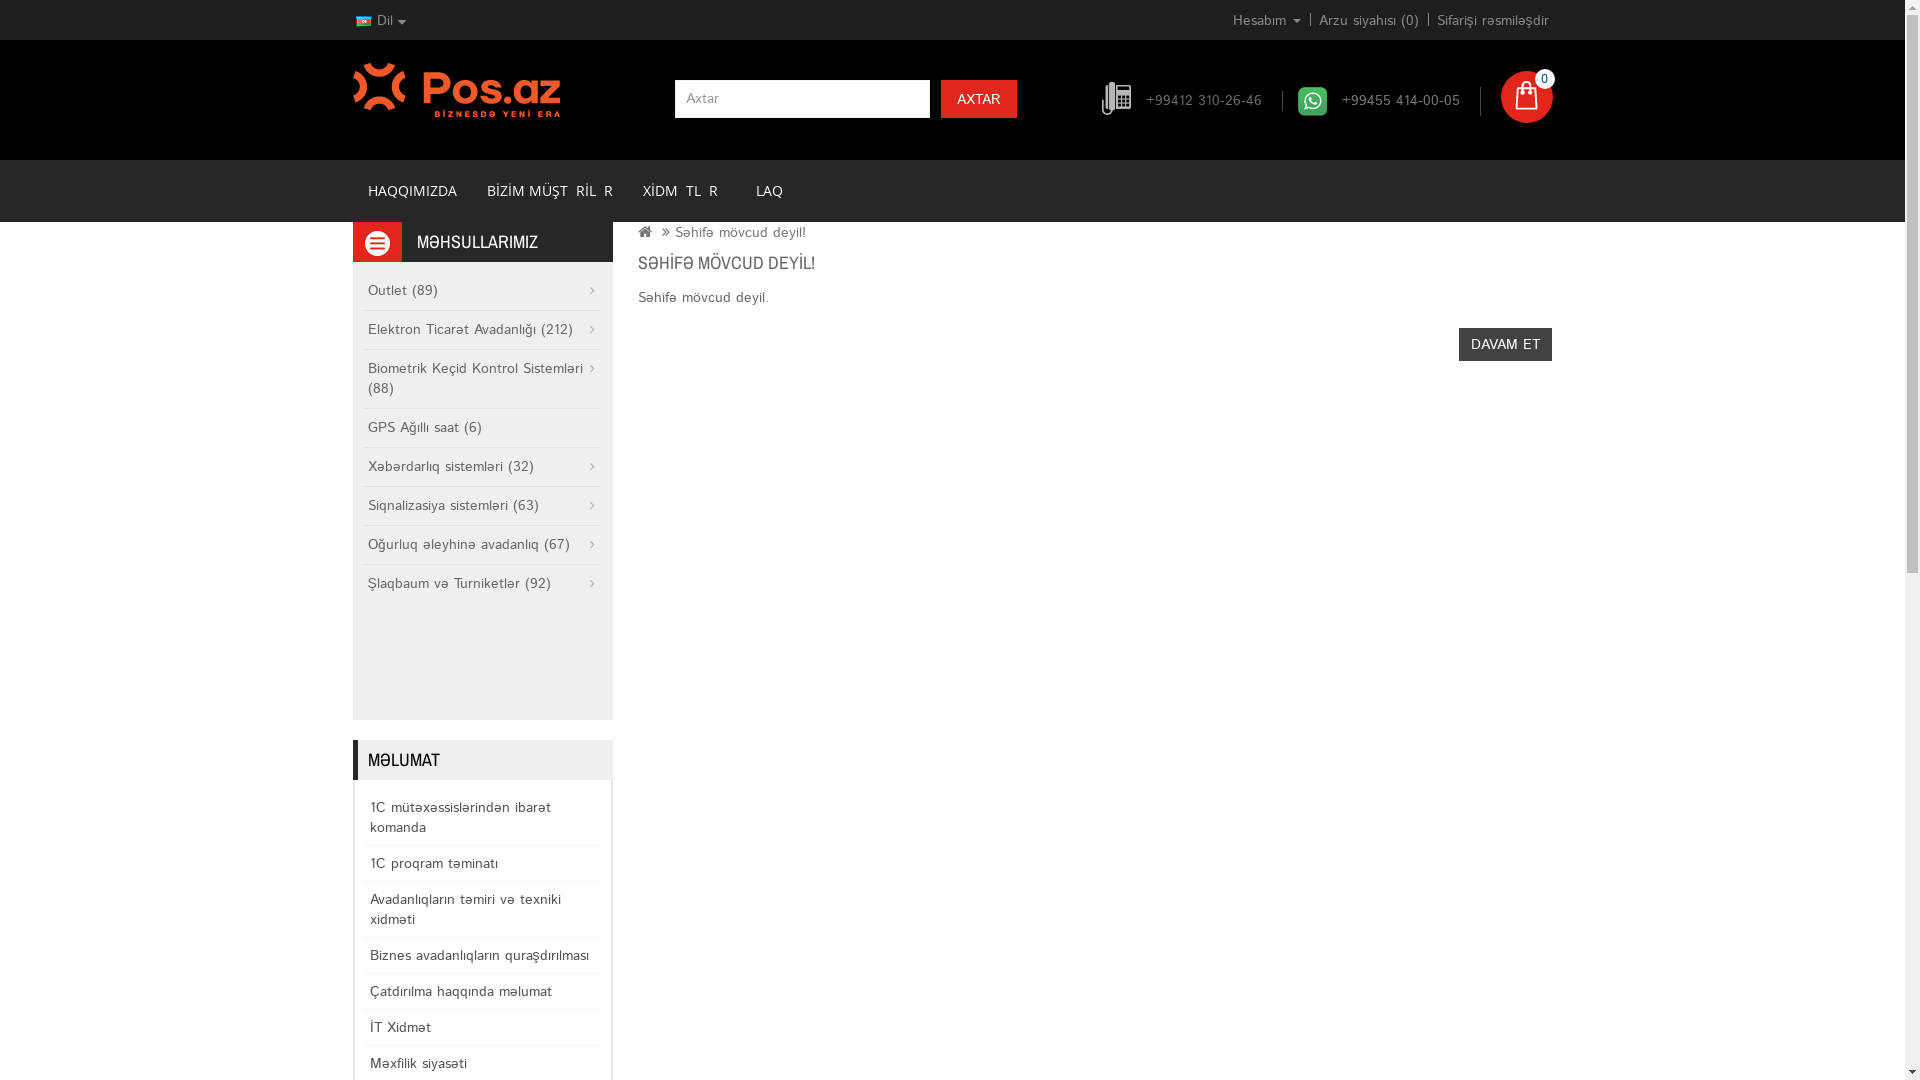 Image resolution: width=1920 pixels, height=1080 pixels. What do you see at coordinates (1400, 100) in the screenshot?
I see `'+99455 414-00-05'` at bounding box center [1400, 100].